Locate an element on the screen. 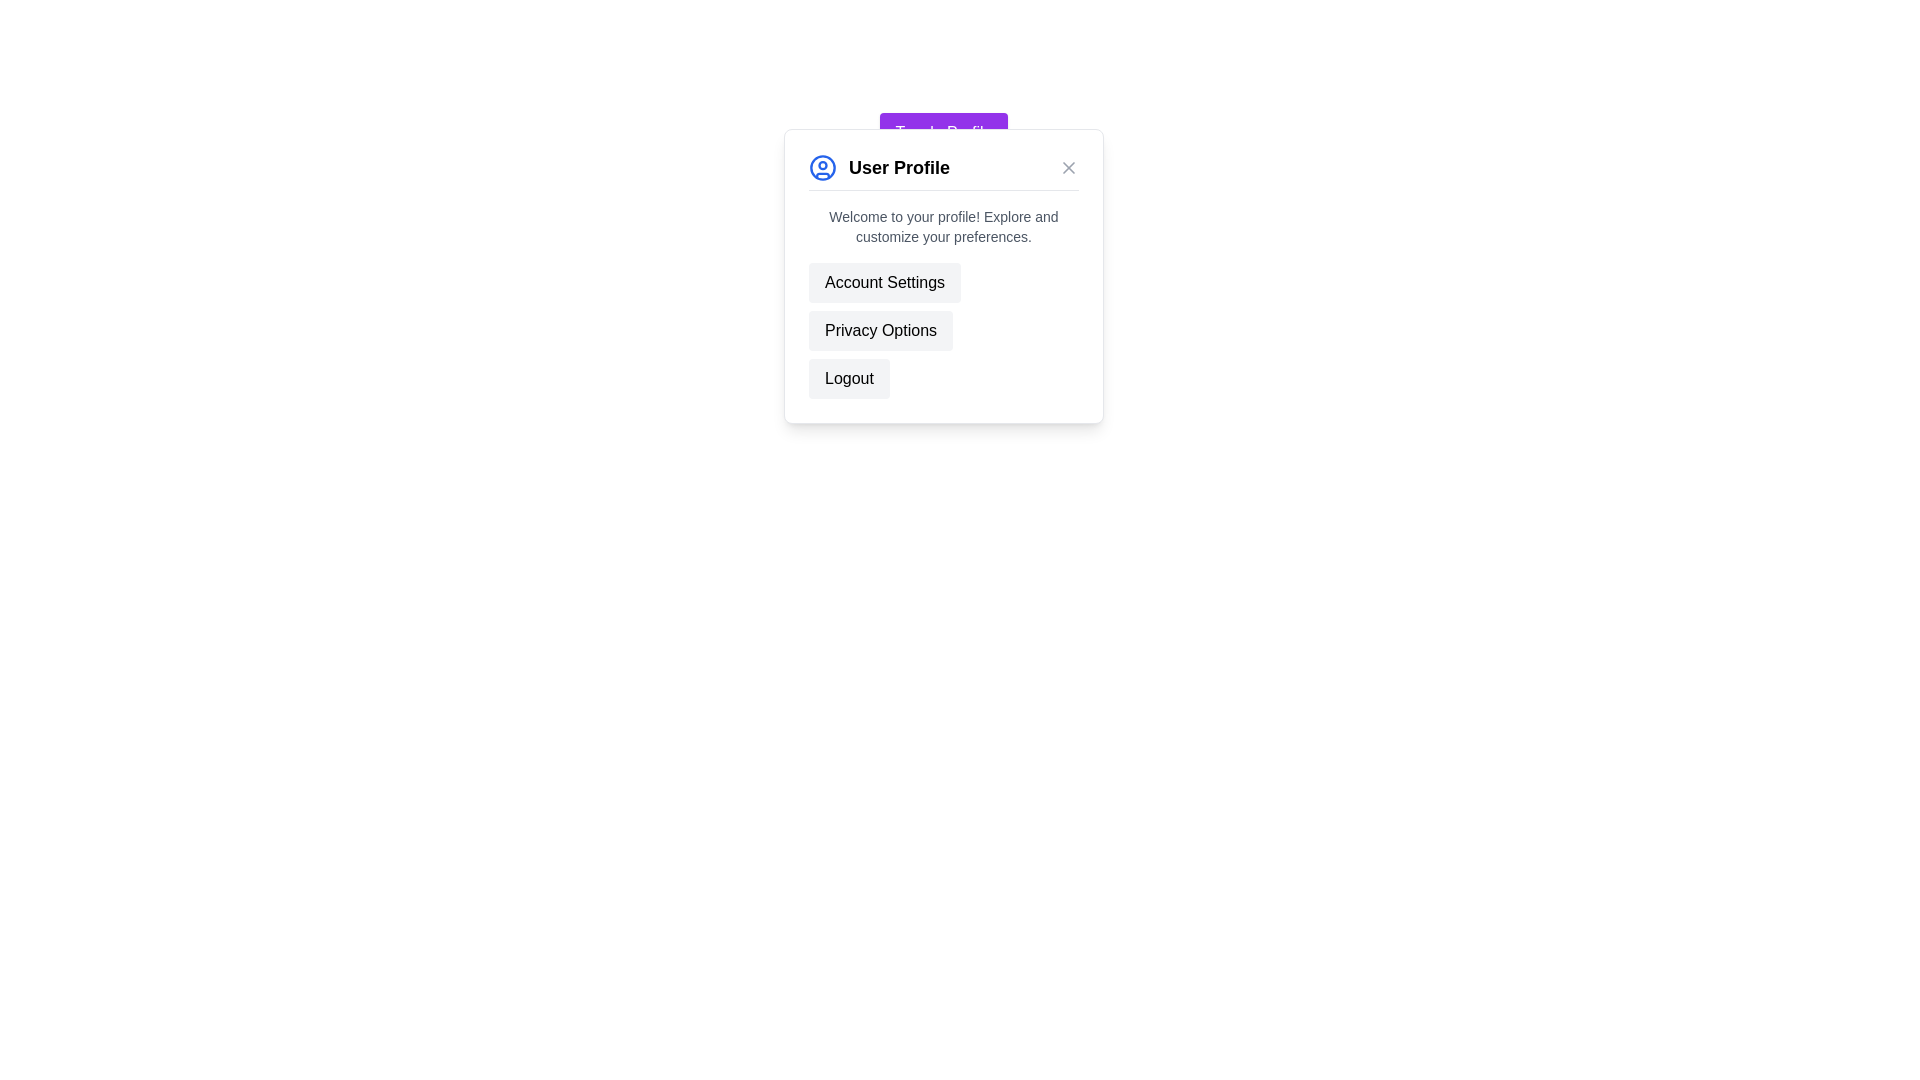 The width and height of the screenshot is (1920, 1080). the second button in the vertical list under 'User Profile' is located at coordinates (880, 330).